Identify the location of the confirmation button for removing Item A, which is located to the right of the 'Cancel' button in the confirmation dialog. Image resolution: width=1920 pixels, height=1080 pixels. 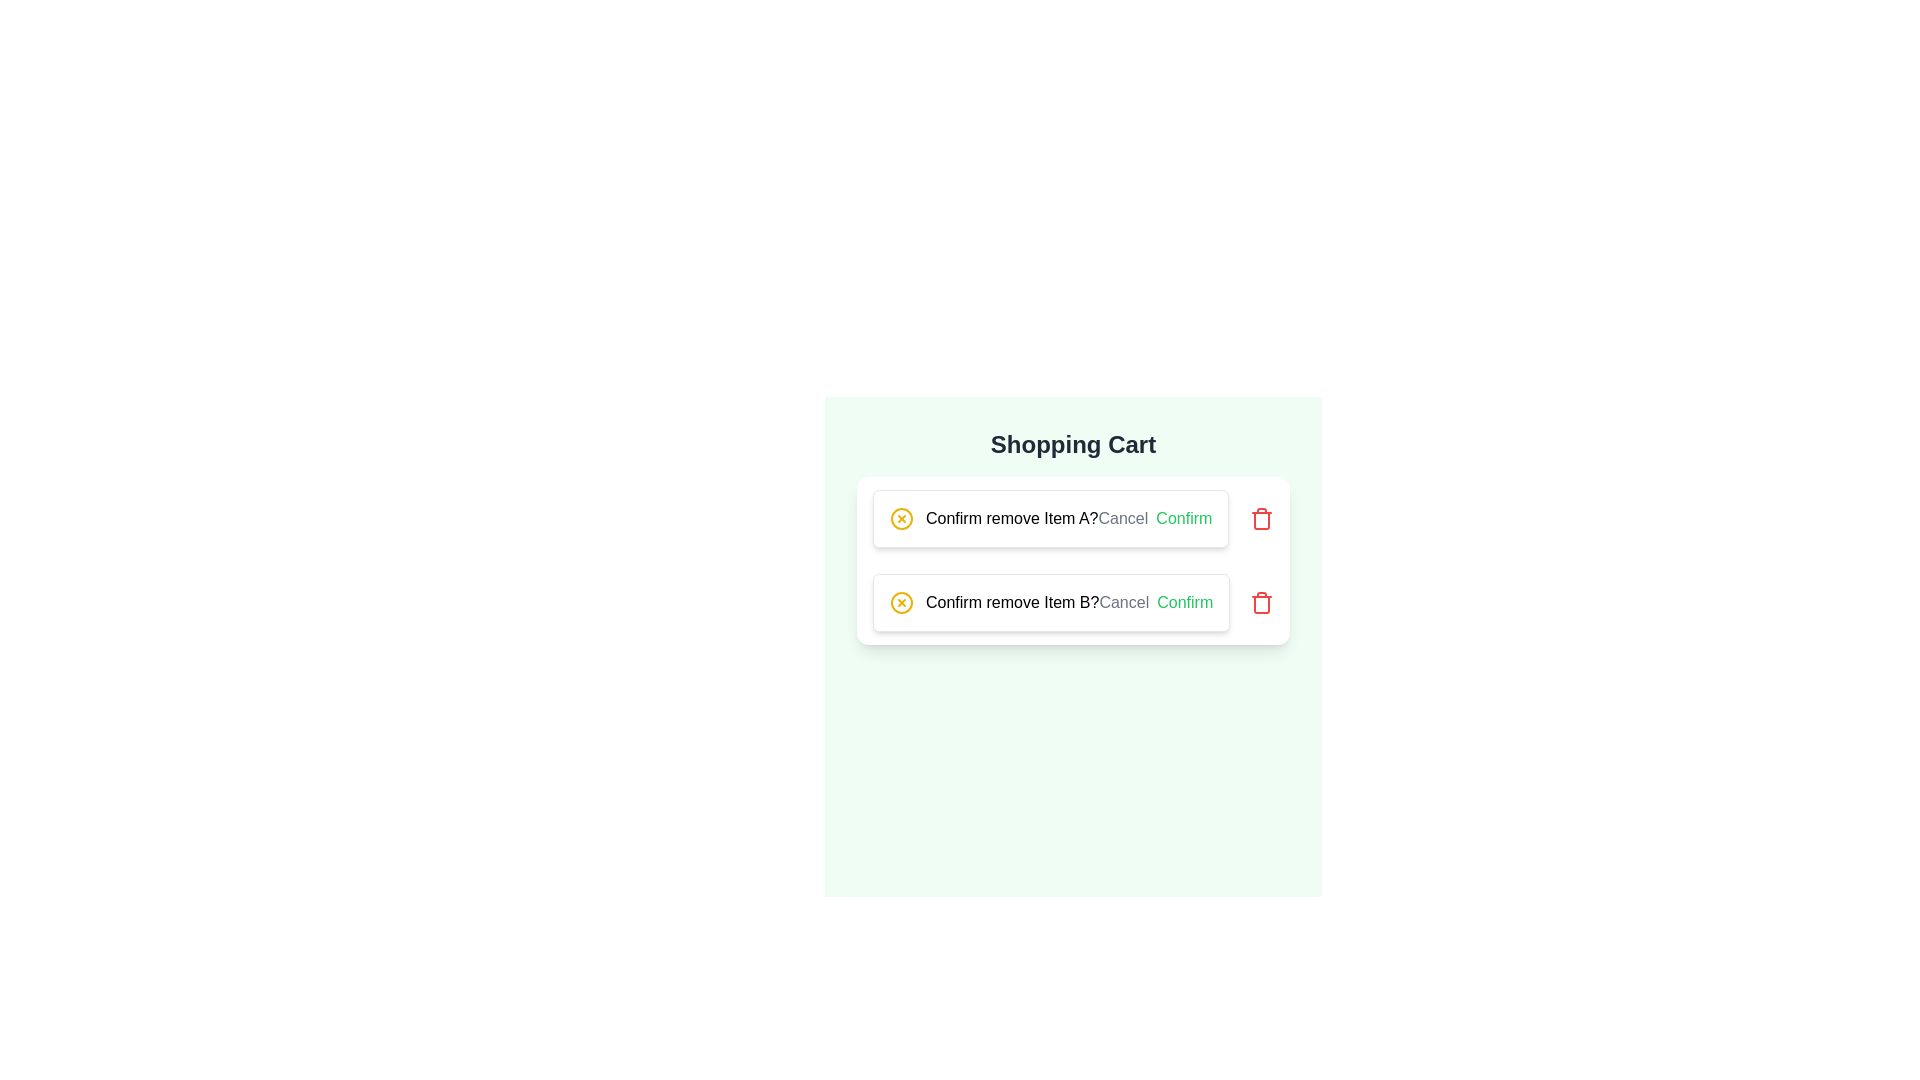
(1184, 518).